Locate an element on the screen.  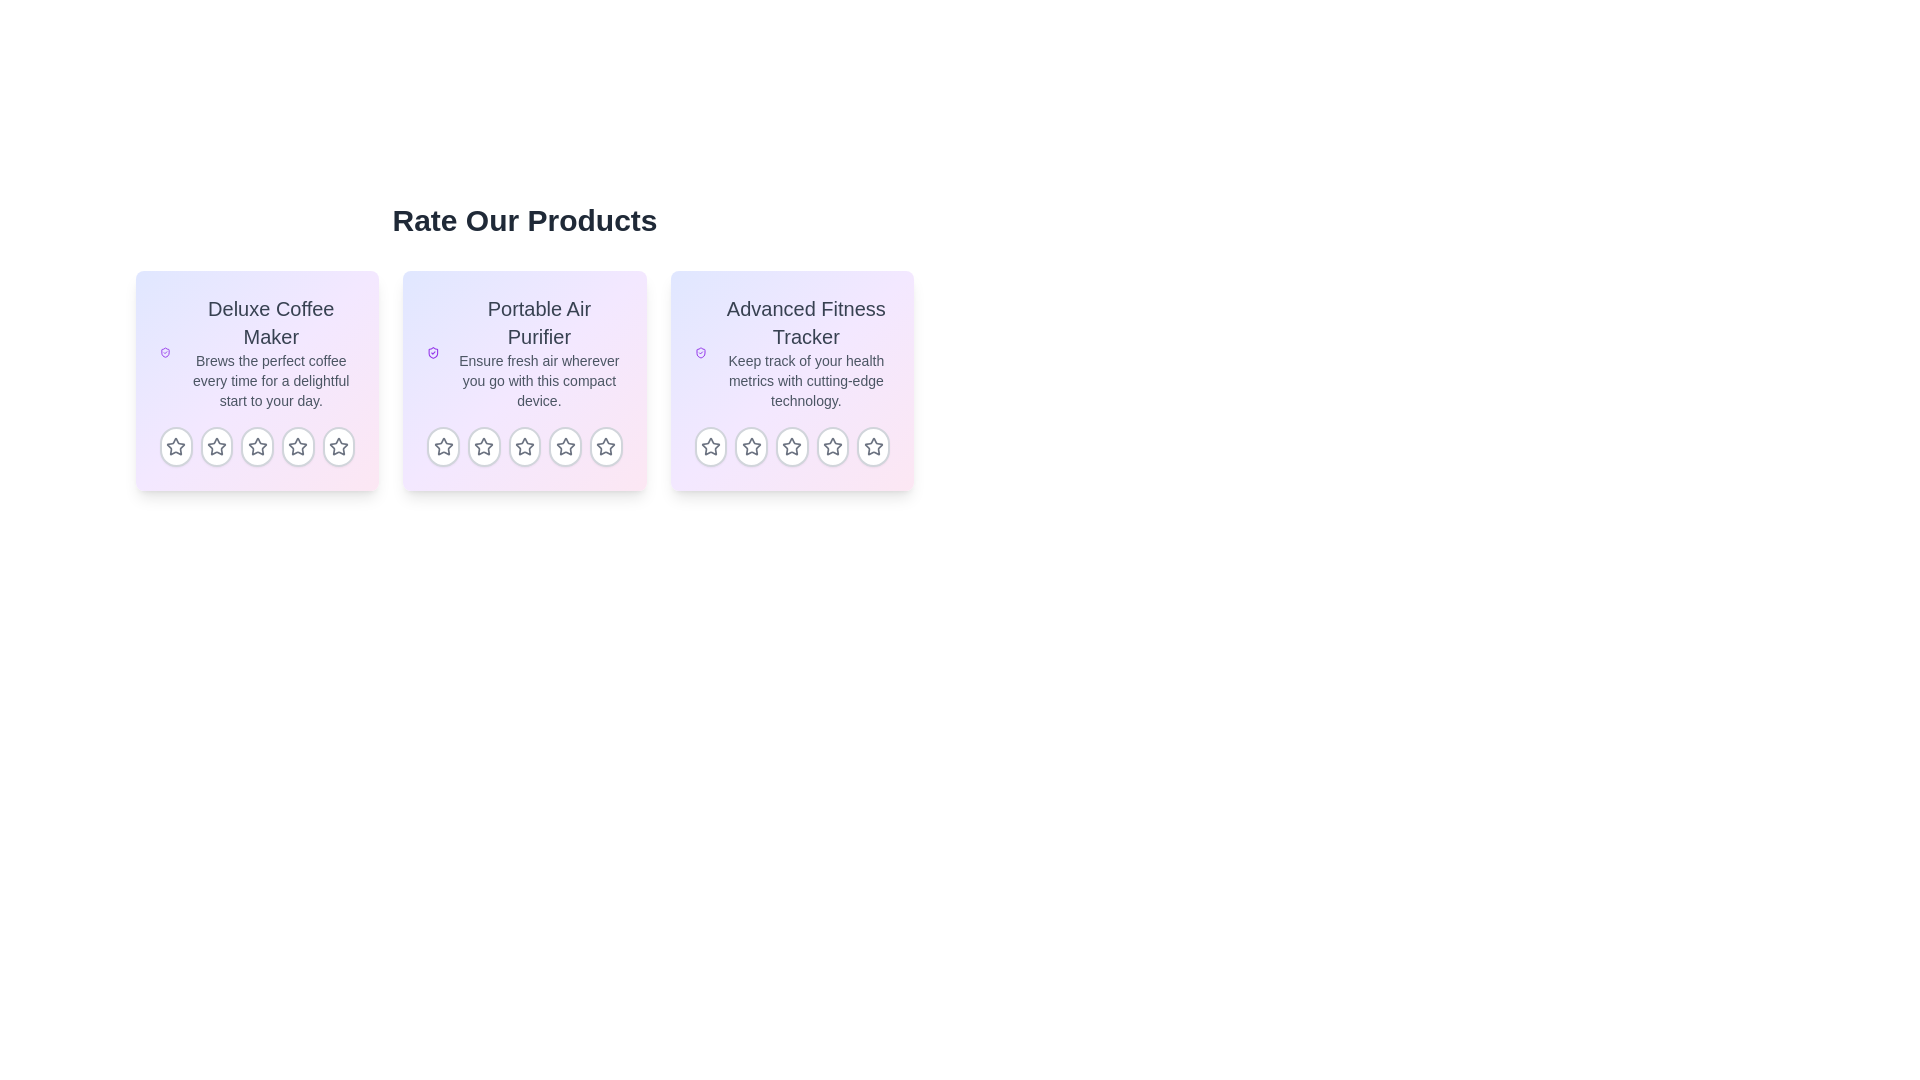
the fourth star icon below the 'Rate Our Products' heading to rate the Portable Air Purifier is located at coordinates (564, 445).